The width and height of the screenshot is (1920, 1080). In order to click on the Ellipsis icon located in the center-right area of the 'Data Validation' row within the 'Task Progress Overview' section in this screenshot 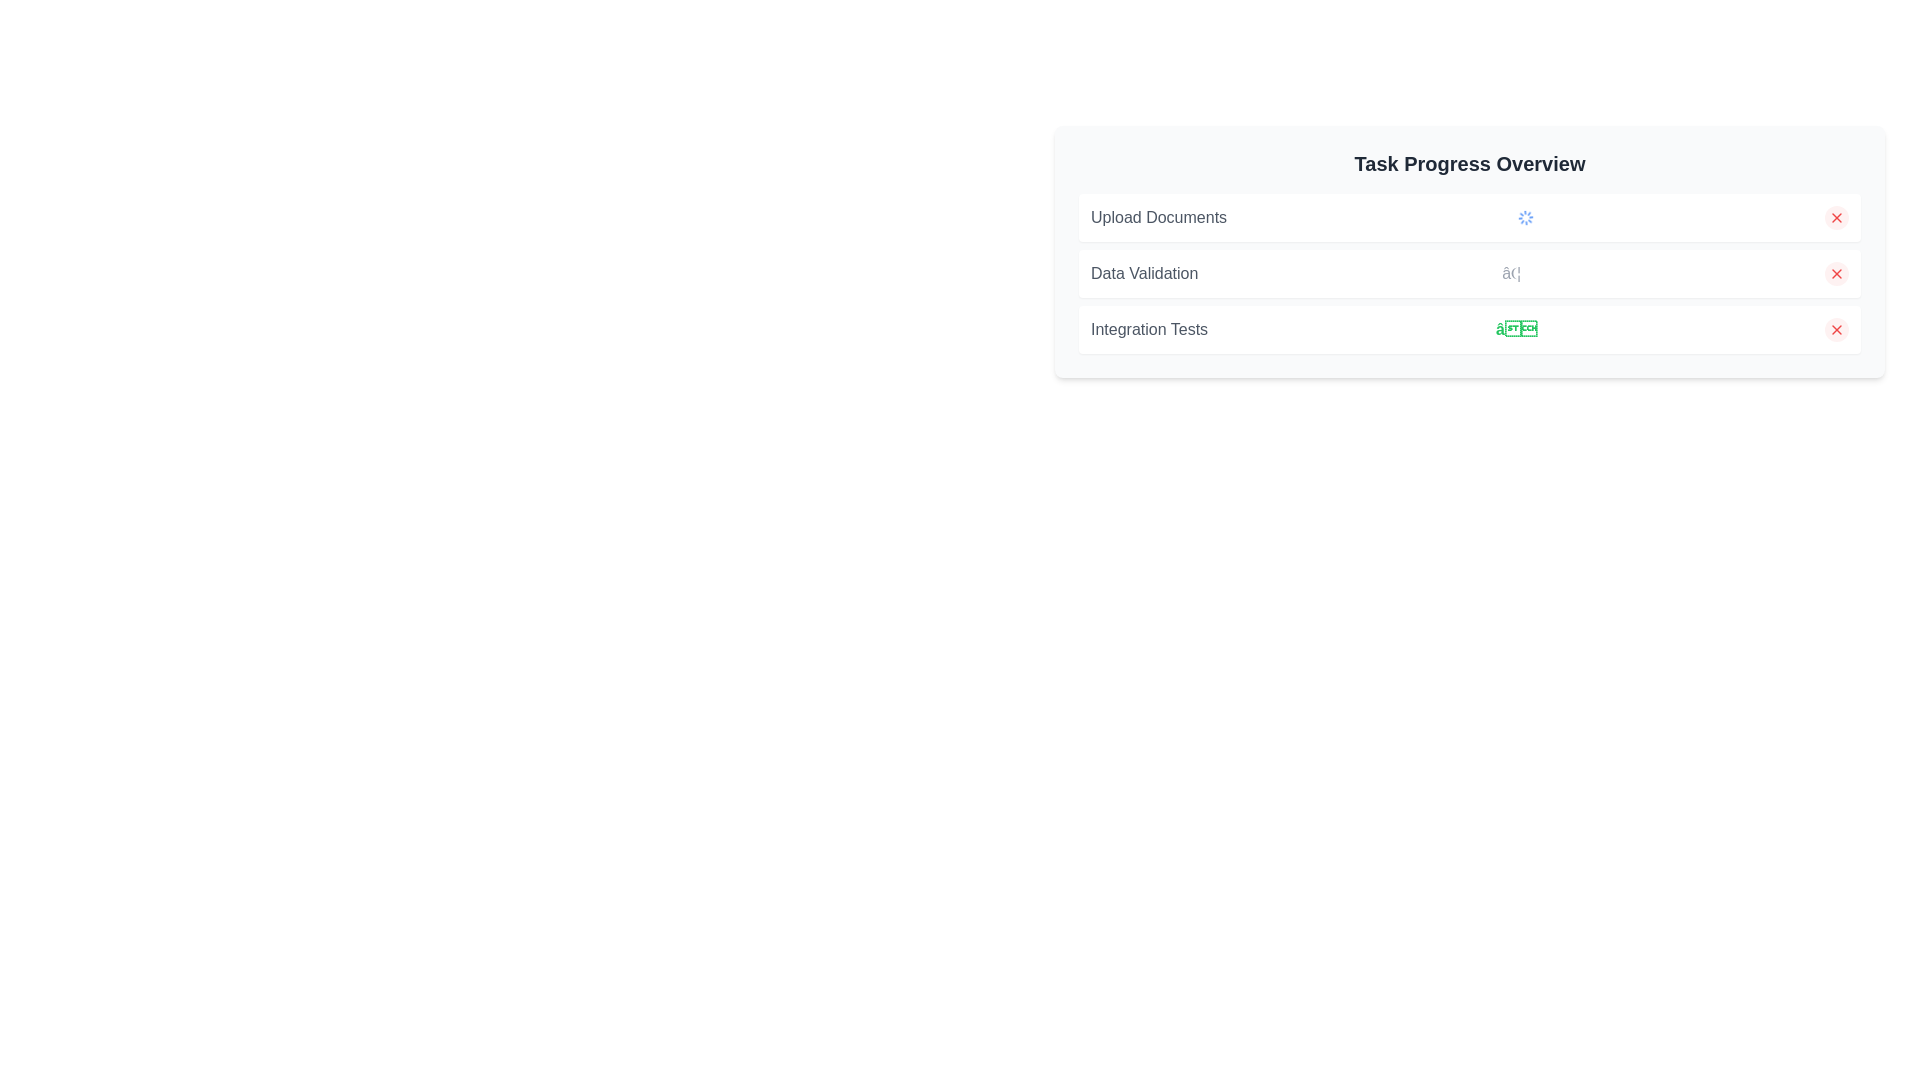, I will do `click(1511, 273)`.